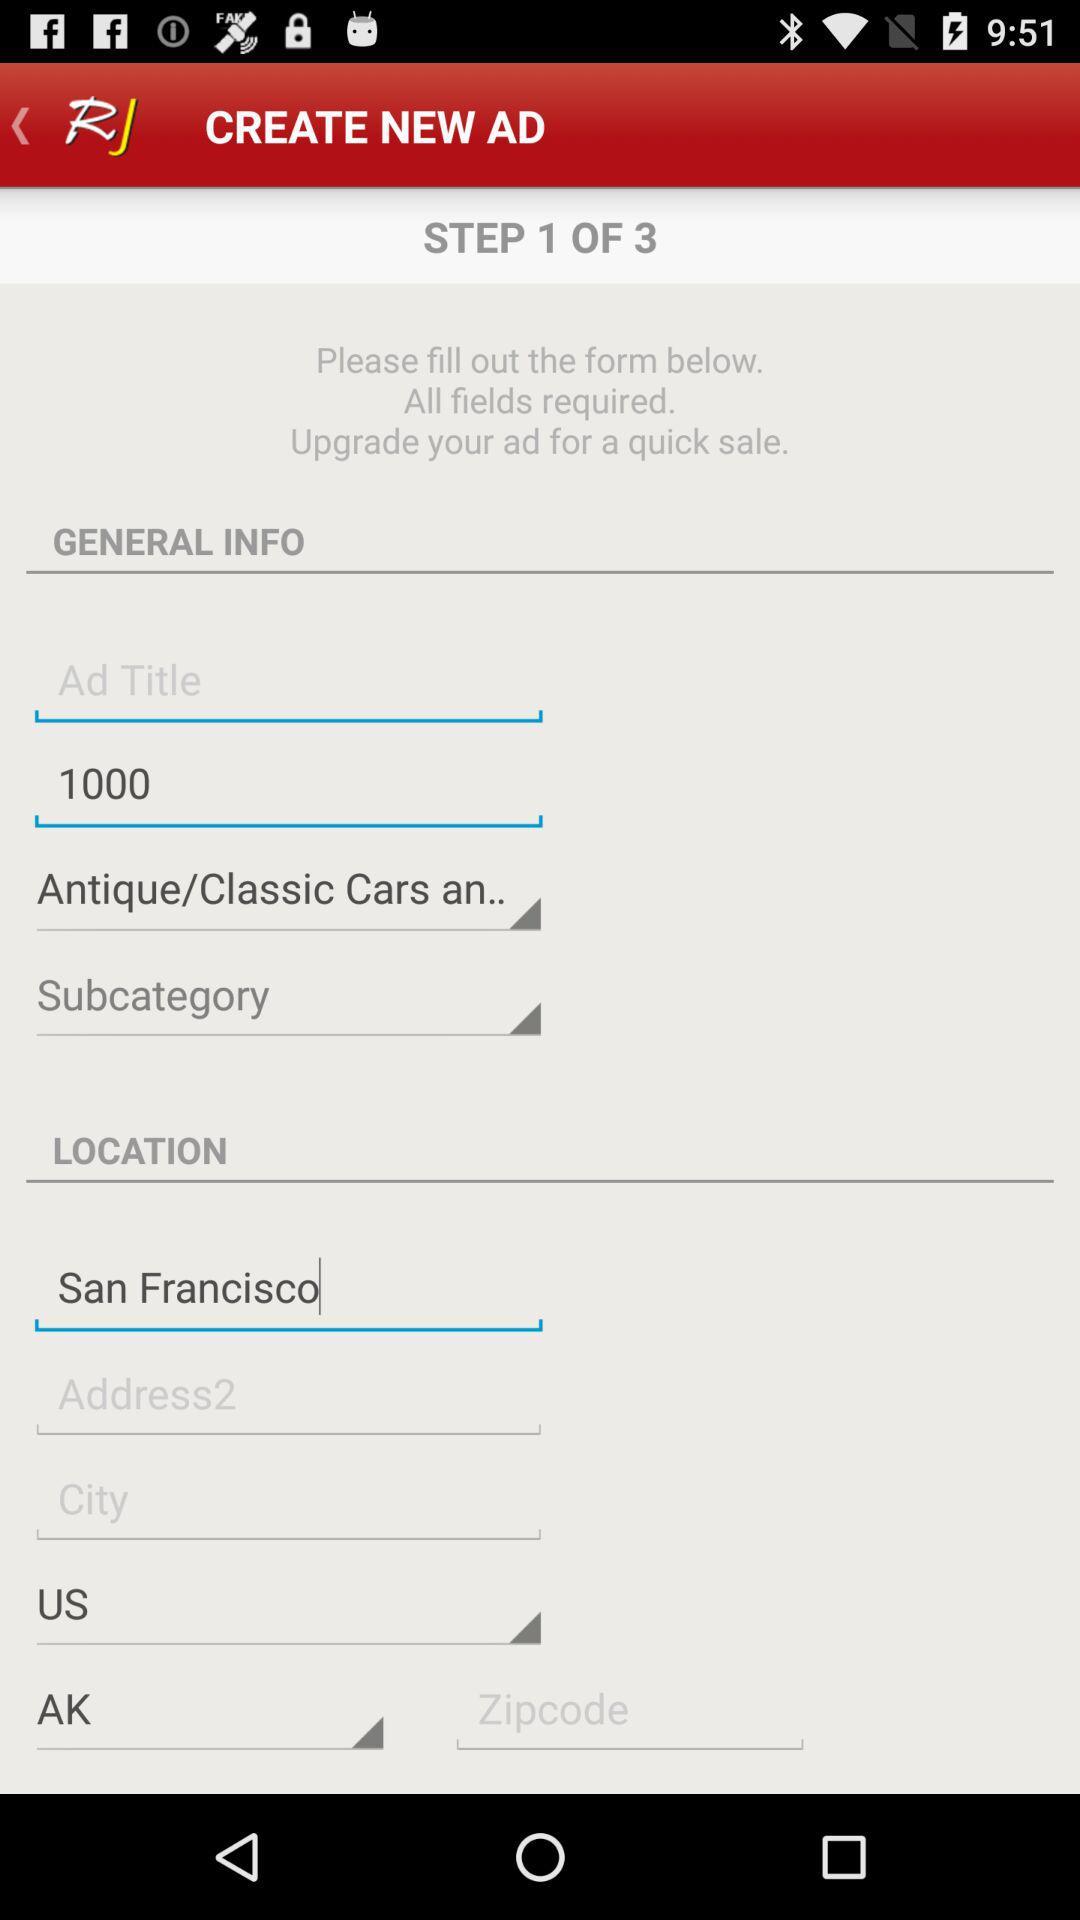  What do you see at coordinates (628, 1706) in the screenshot?
I see `zipcode` at bounding box center [628, 1706].